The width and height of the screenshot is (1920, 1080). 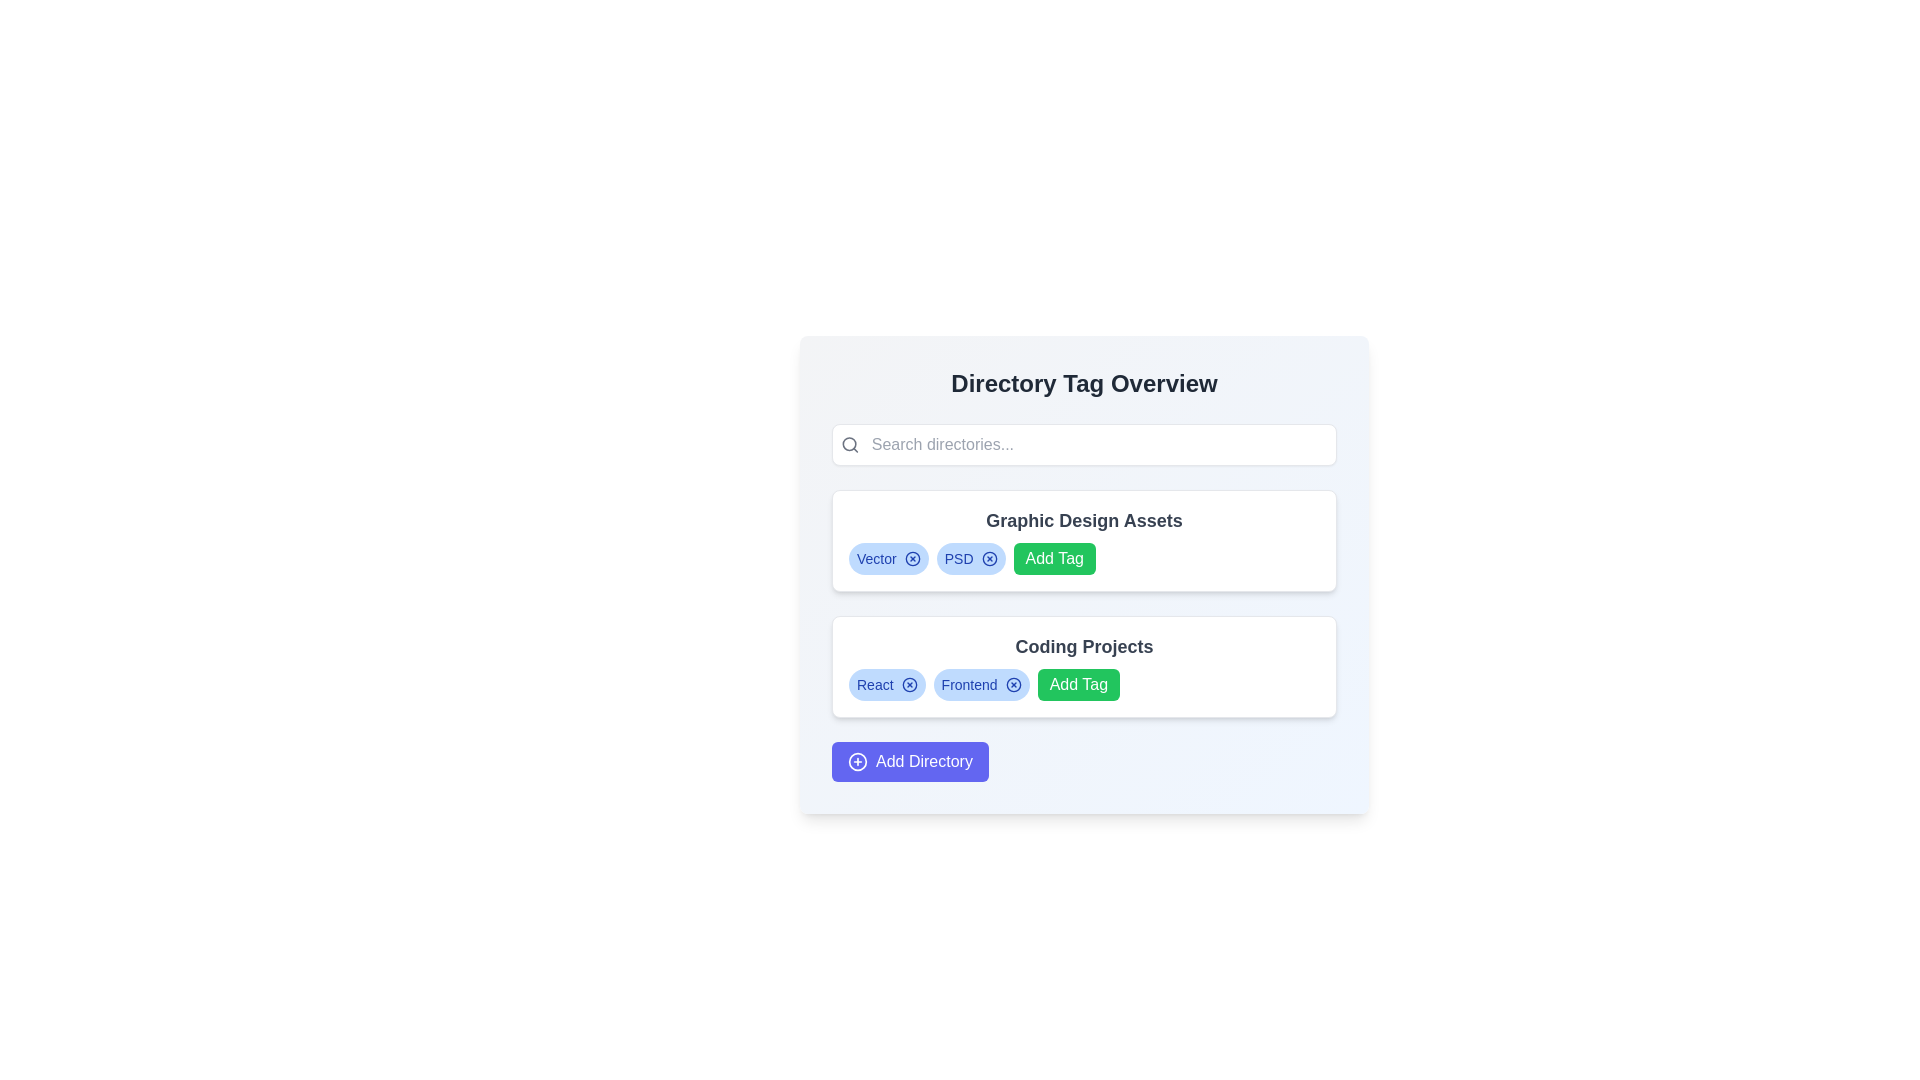 I want to click on the button located under the 'Graphic Design Assets' heading in the 'Directory Tag Overview' section, so click(x=1083, y=574).